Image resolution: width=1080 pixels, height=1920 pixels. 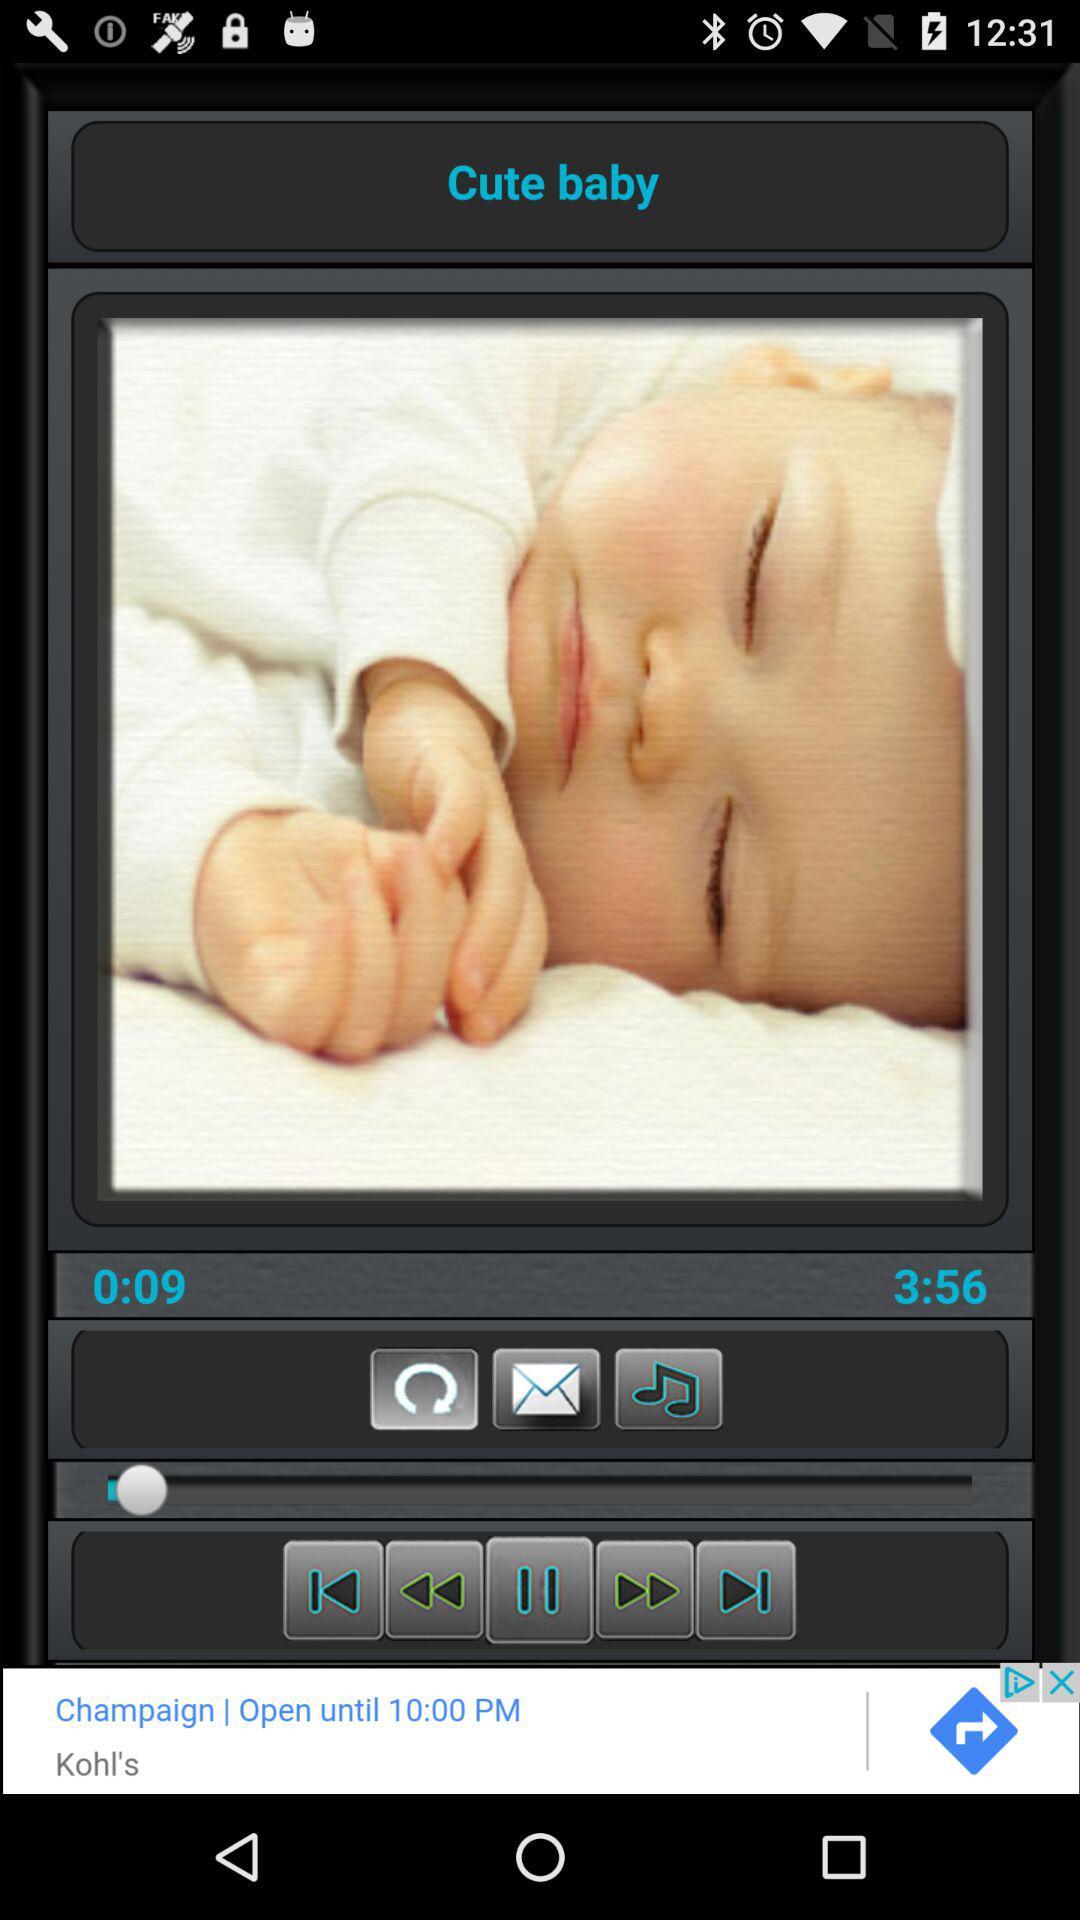 I want to click on the av_rewind icon, so click(x=433, y=1701).